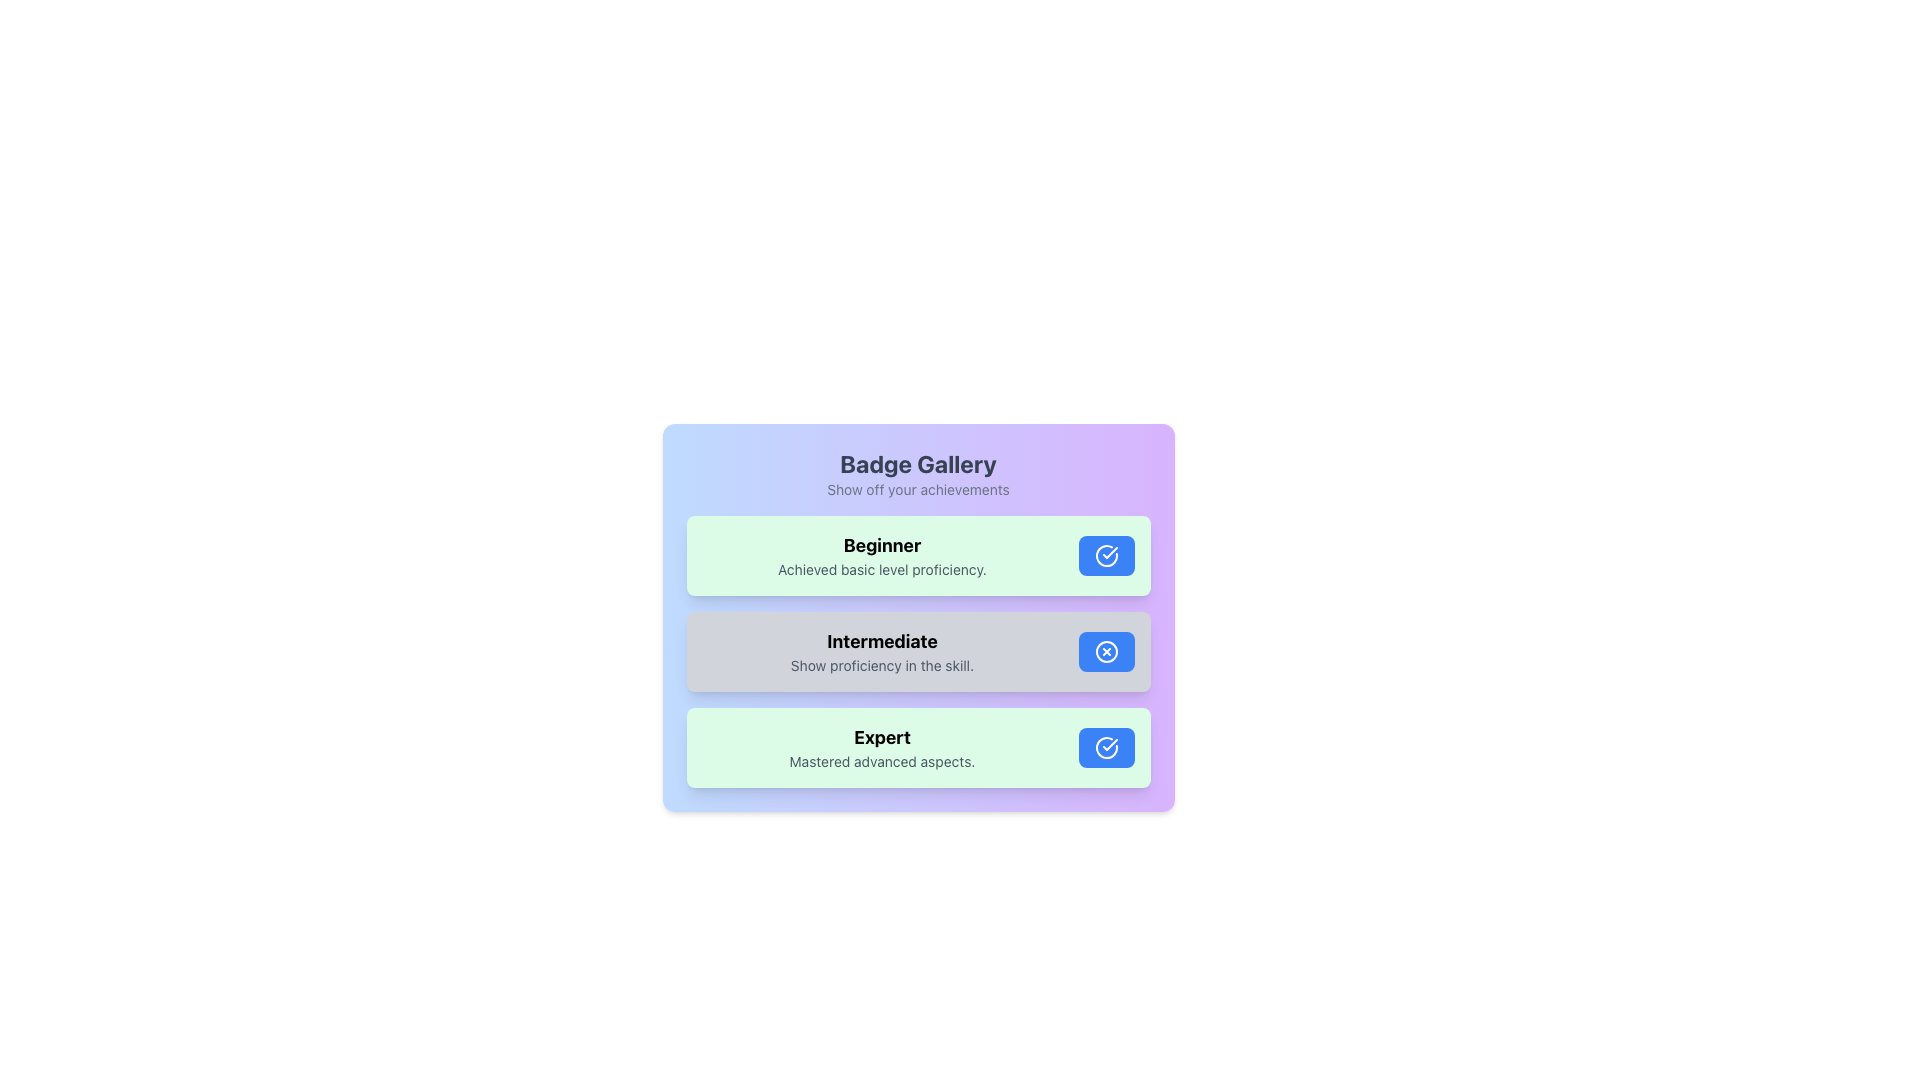  I want to click on the indicative icon signifying completion or approval of the 'Expert' section, located as the rightmost component within the associated button in the bottom section of a three-item list, so click(1105, 748).